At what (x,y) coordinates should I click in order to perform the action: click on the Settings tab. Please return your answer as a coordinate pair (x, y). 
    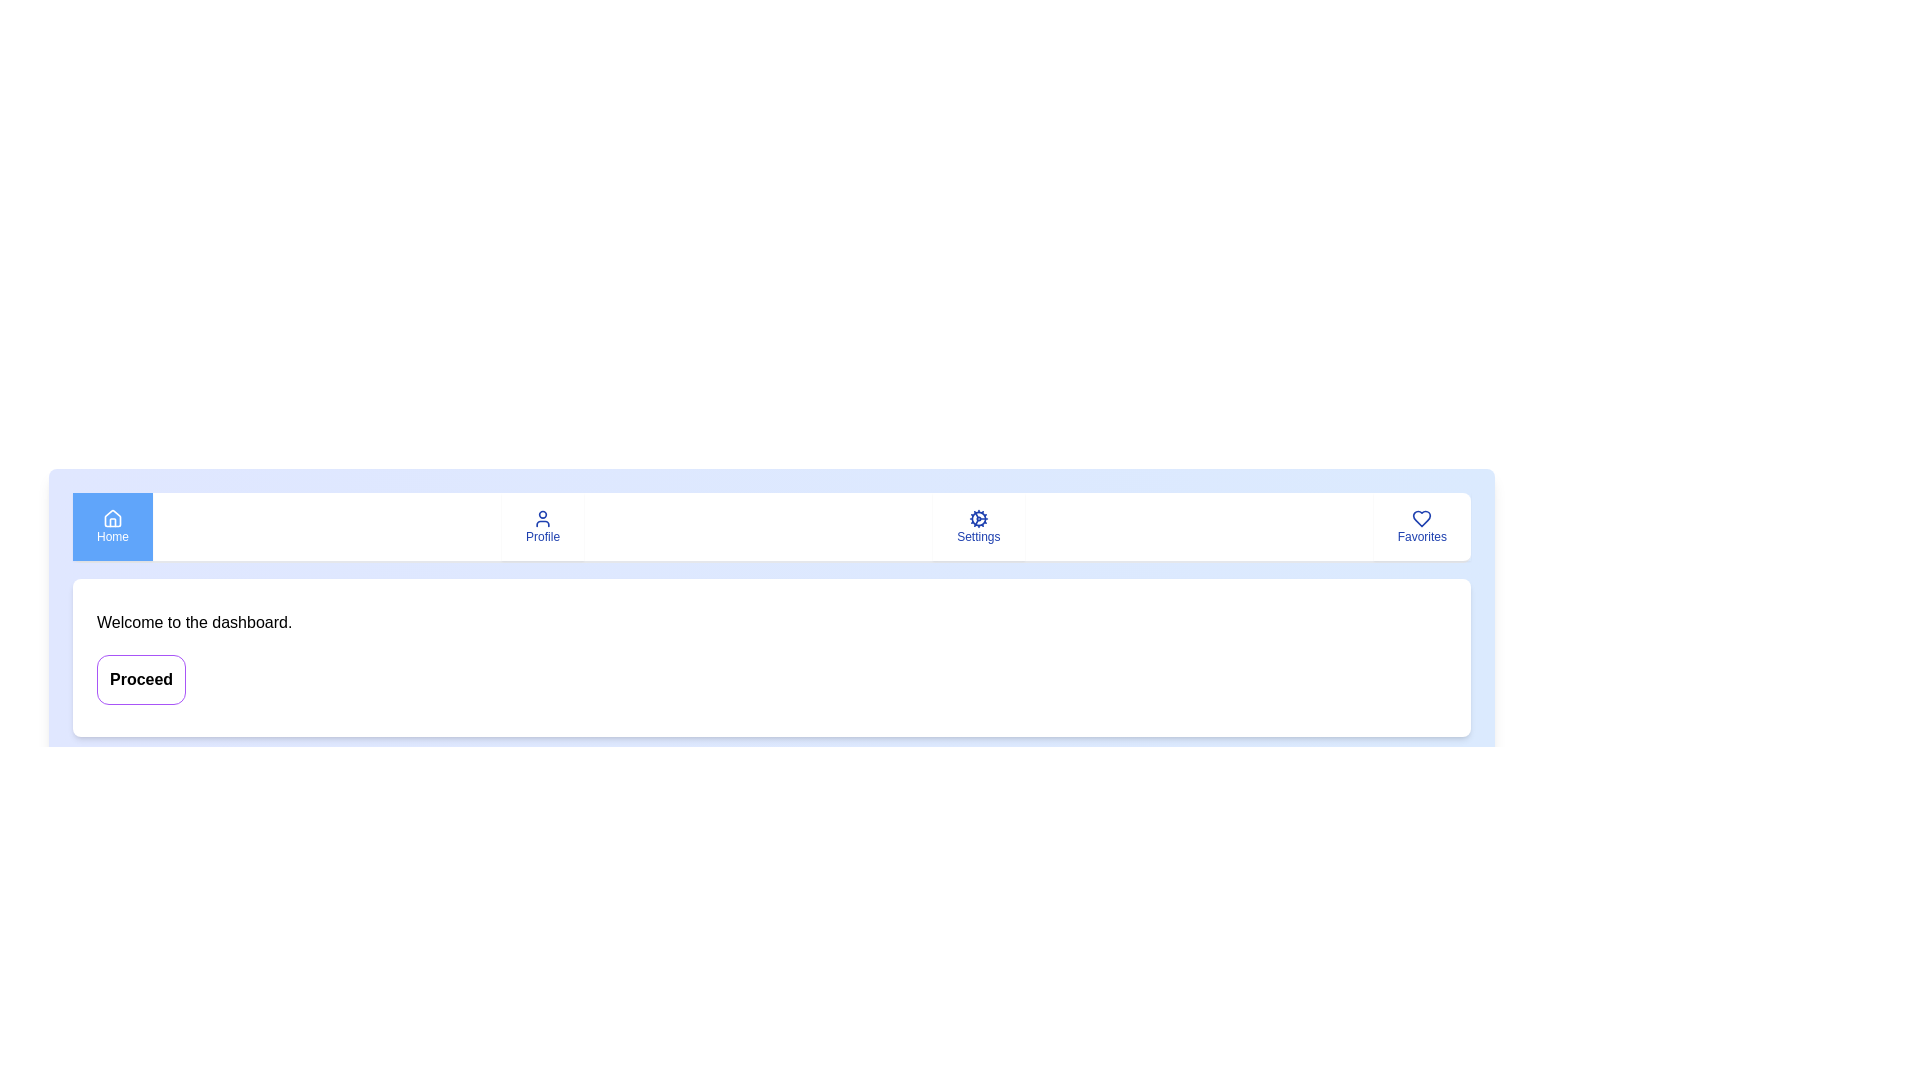
    Looking at the image, I should click on (978, 526).